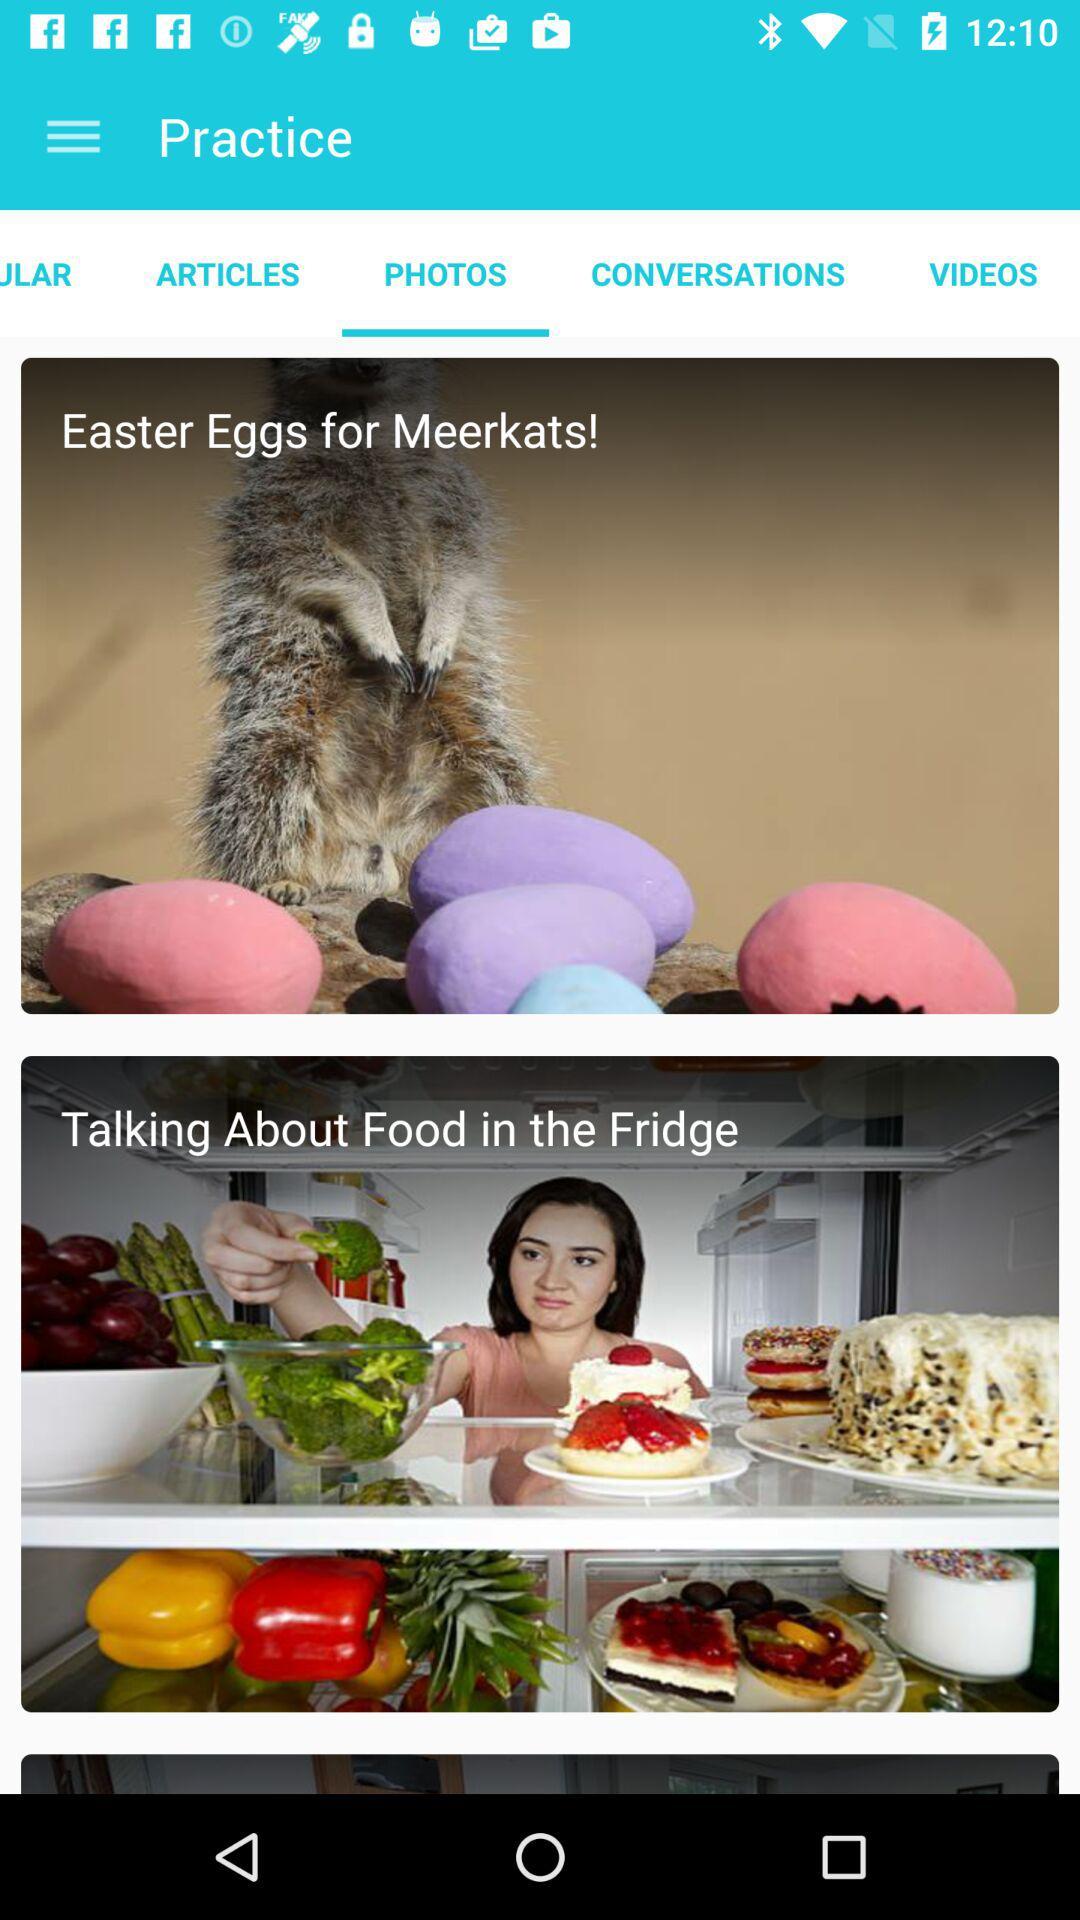 This screenshot has width=1080, height=1920. What do you see at coordinates (226, 272) in the screenshot?
I see `the icon next to the photos icon` at bounding box center [226, 272].